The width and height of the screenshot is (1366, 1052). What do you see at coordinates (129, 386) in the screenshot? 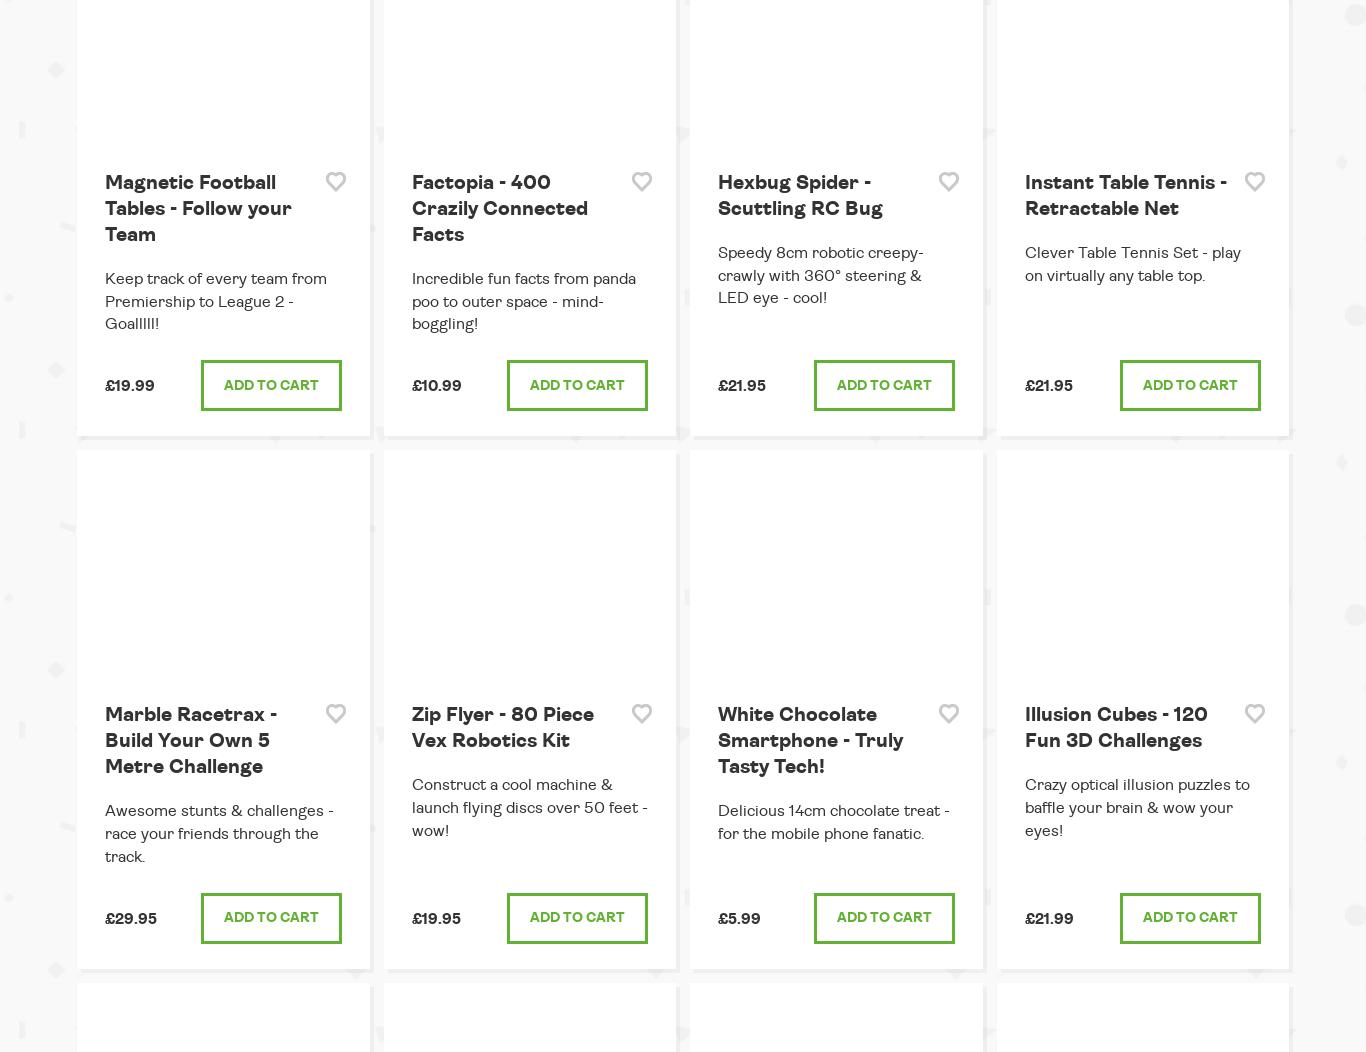
I see `'£19.99'` at bounding box center [129, 386].